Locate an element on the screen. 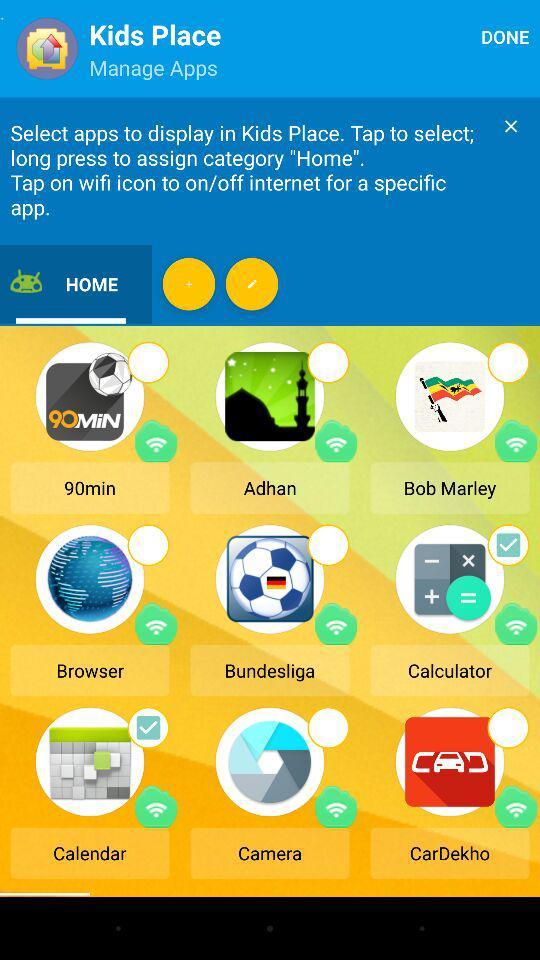 The height and width of the screenshot is (960, 540). enable or disable wifi is located at coordinates (336, 441).